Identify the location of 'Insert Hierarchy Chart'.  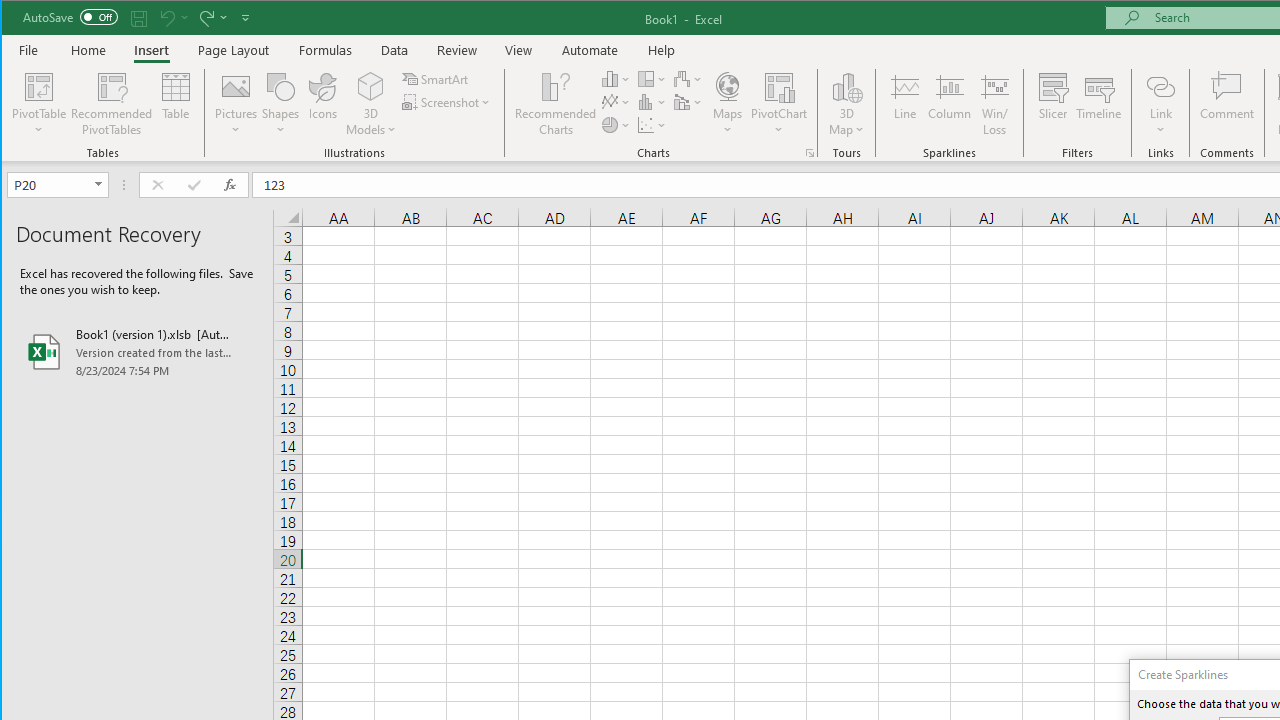
(652, 78).